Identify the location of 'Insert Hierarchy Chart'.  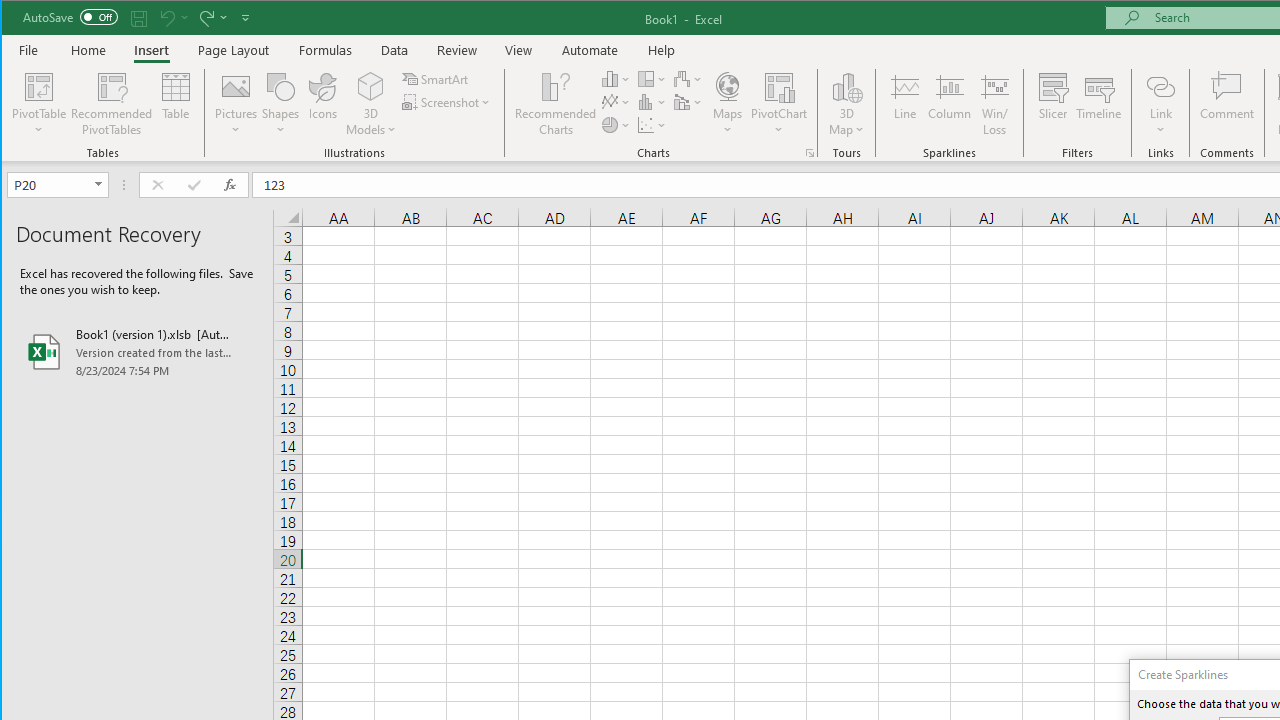
(652, 78).